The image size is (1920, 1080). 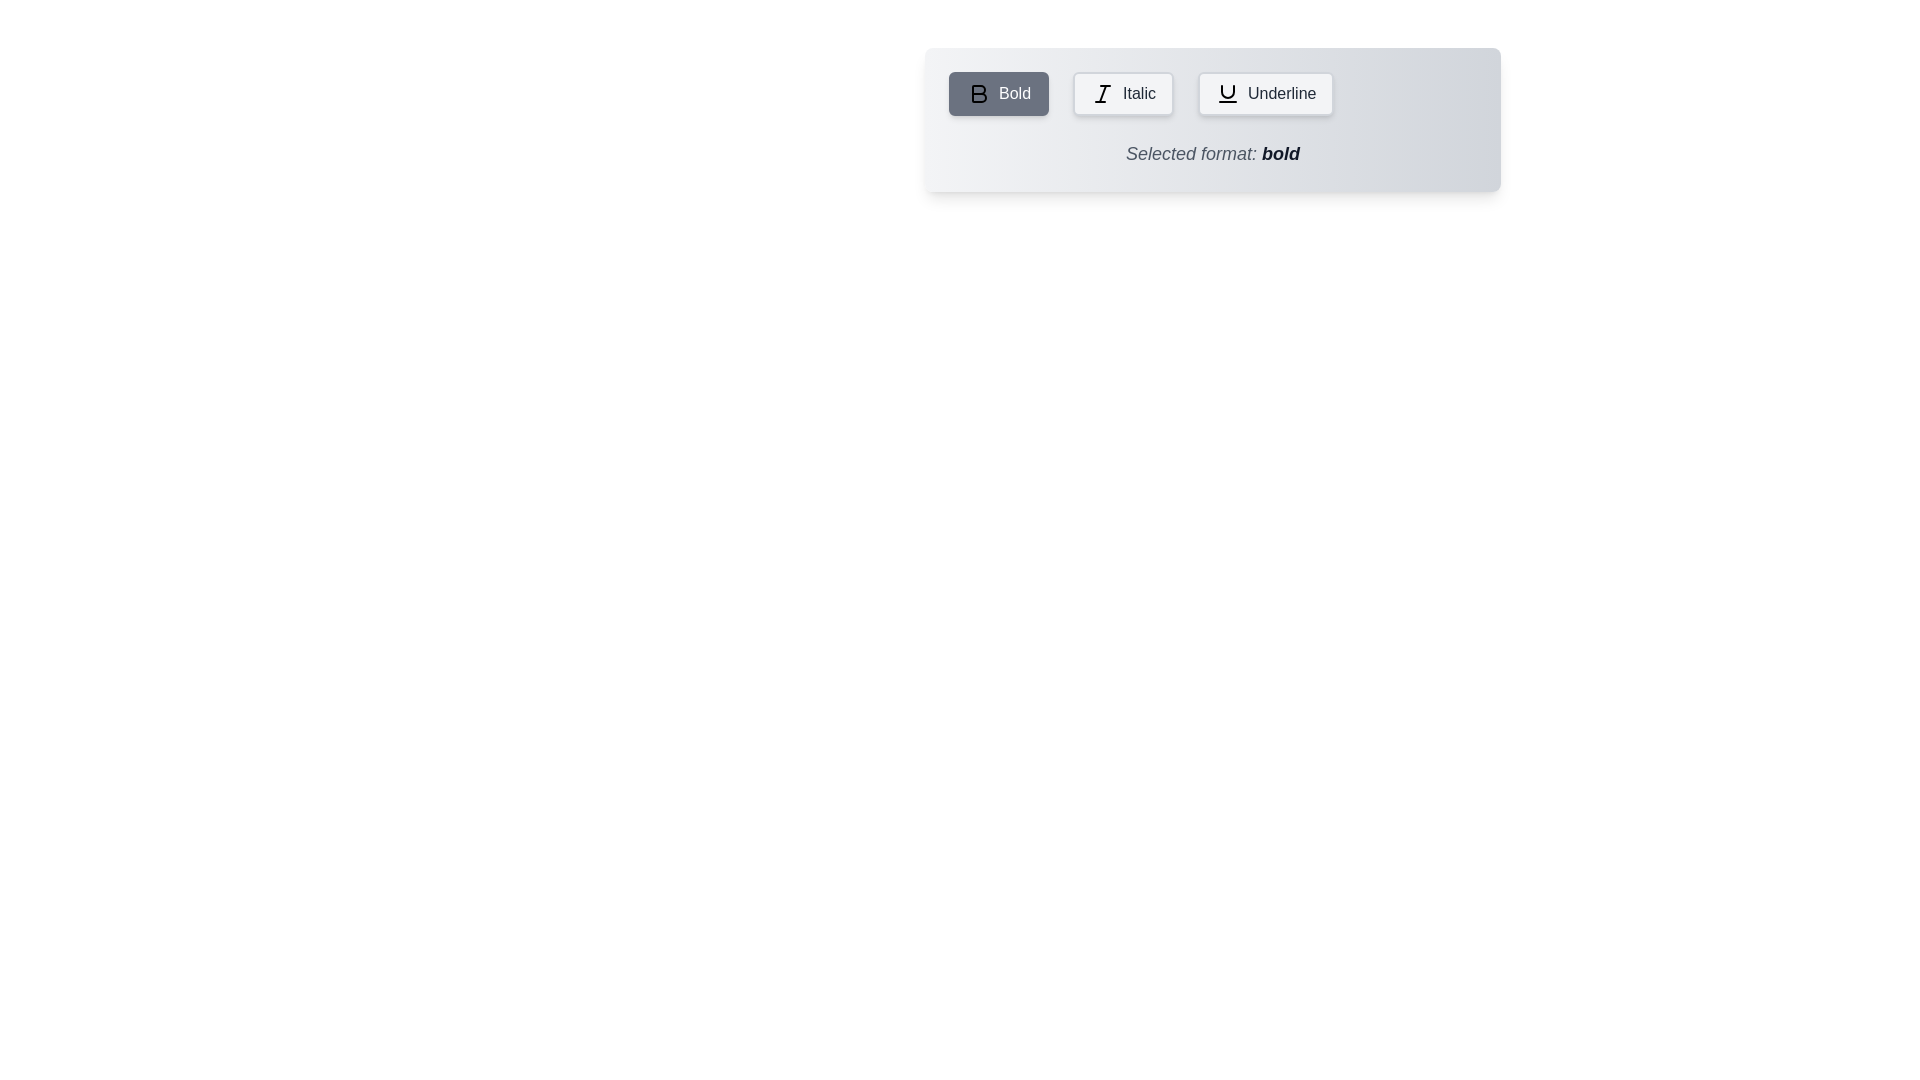 I want to click on the Underline button to see its hover animation, so click(x=1265, y=93).